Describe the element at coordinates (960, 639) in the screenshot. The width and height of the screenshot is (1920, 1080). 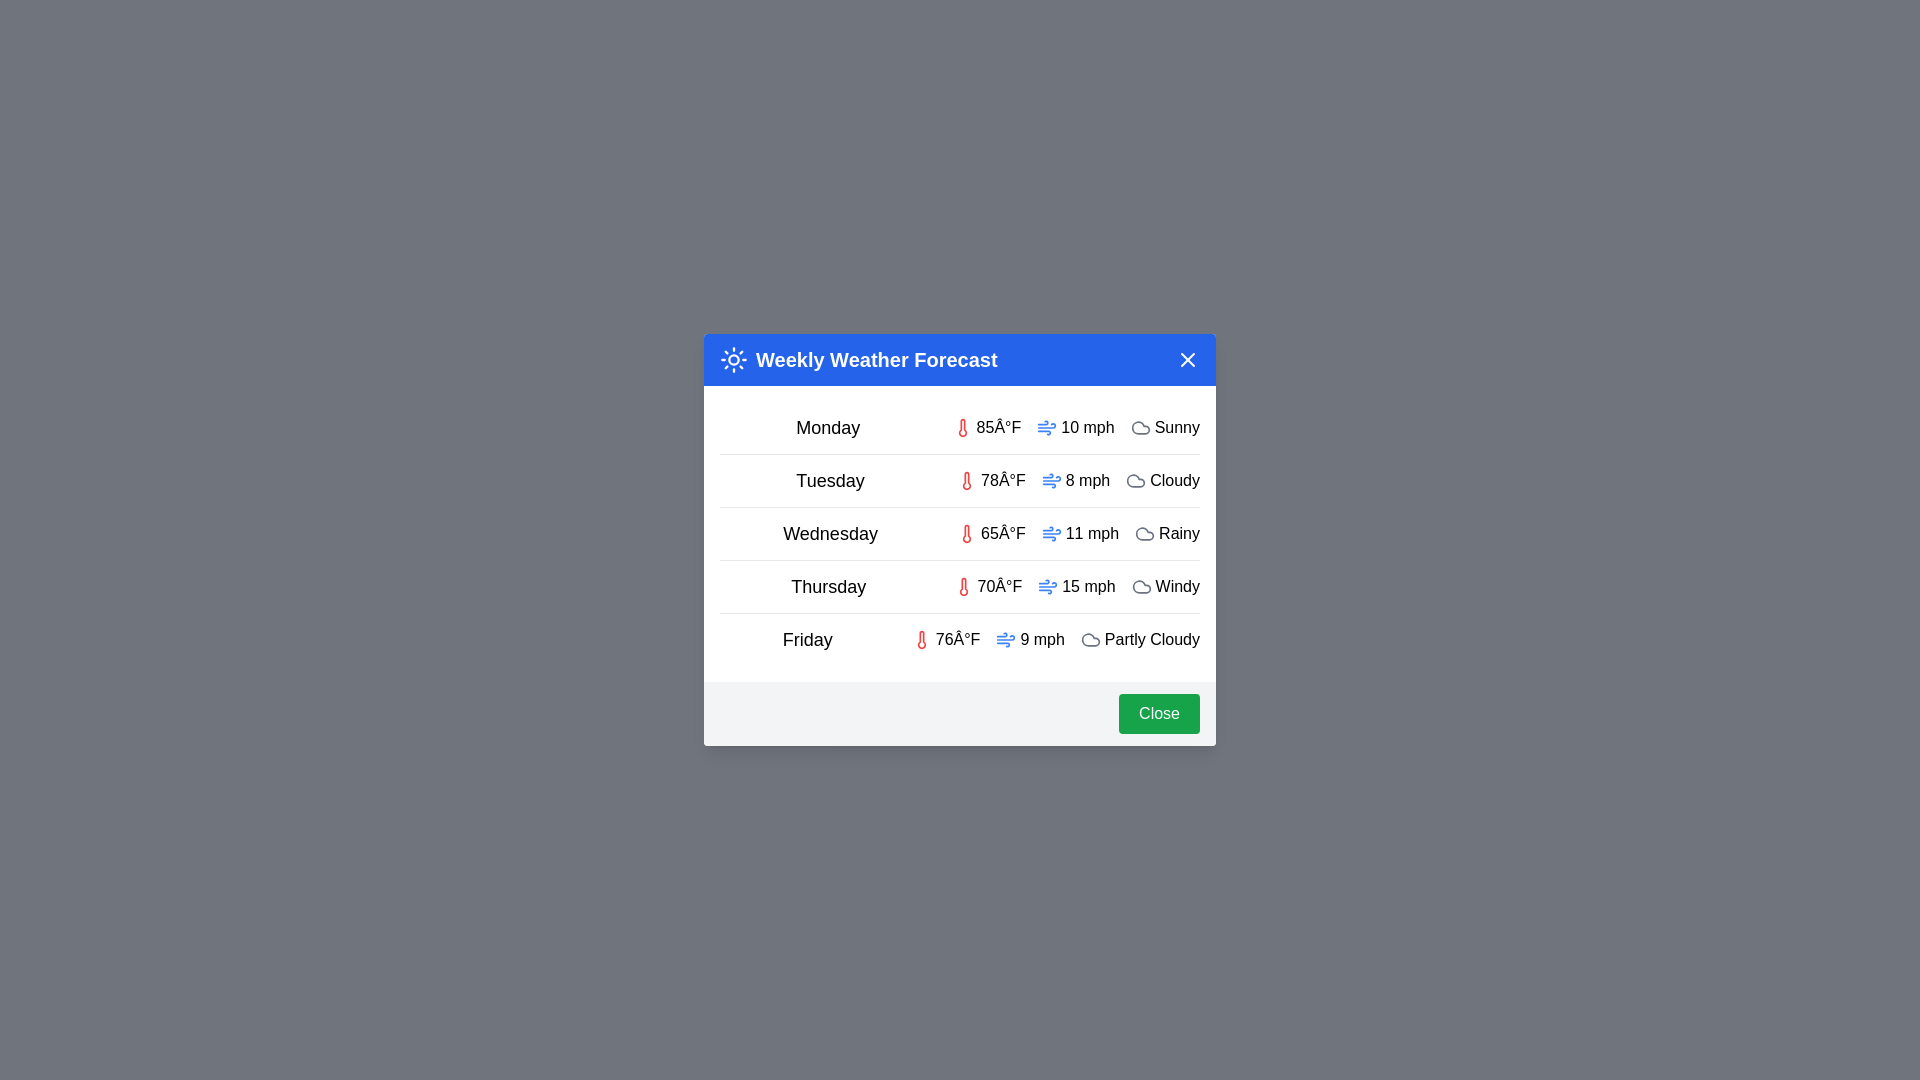
I see `the weather details for Friday` at that location.